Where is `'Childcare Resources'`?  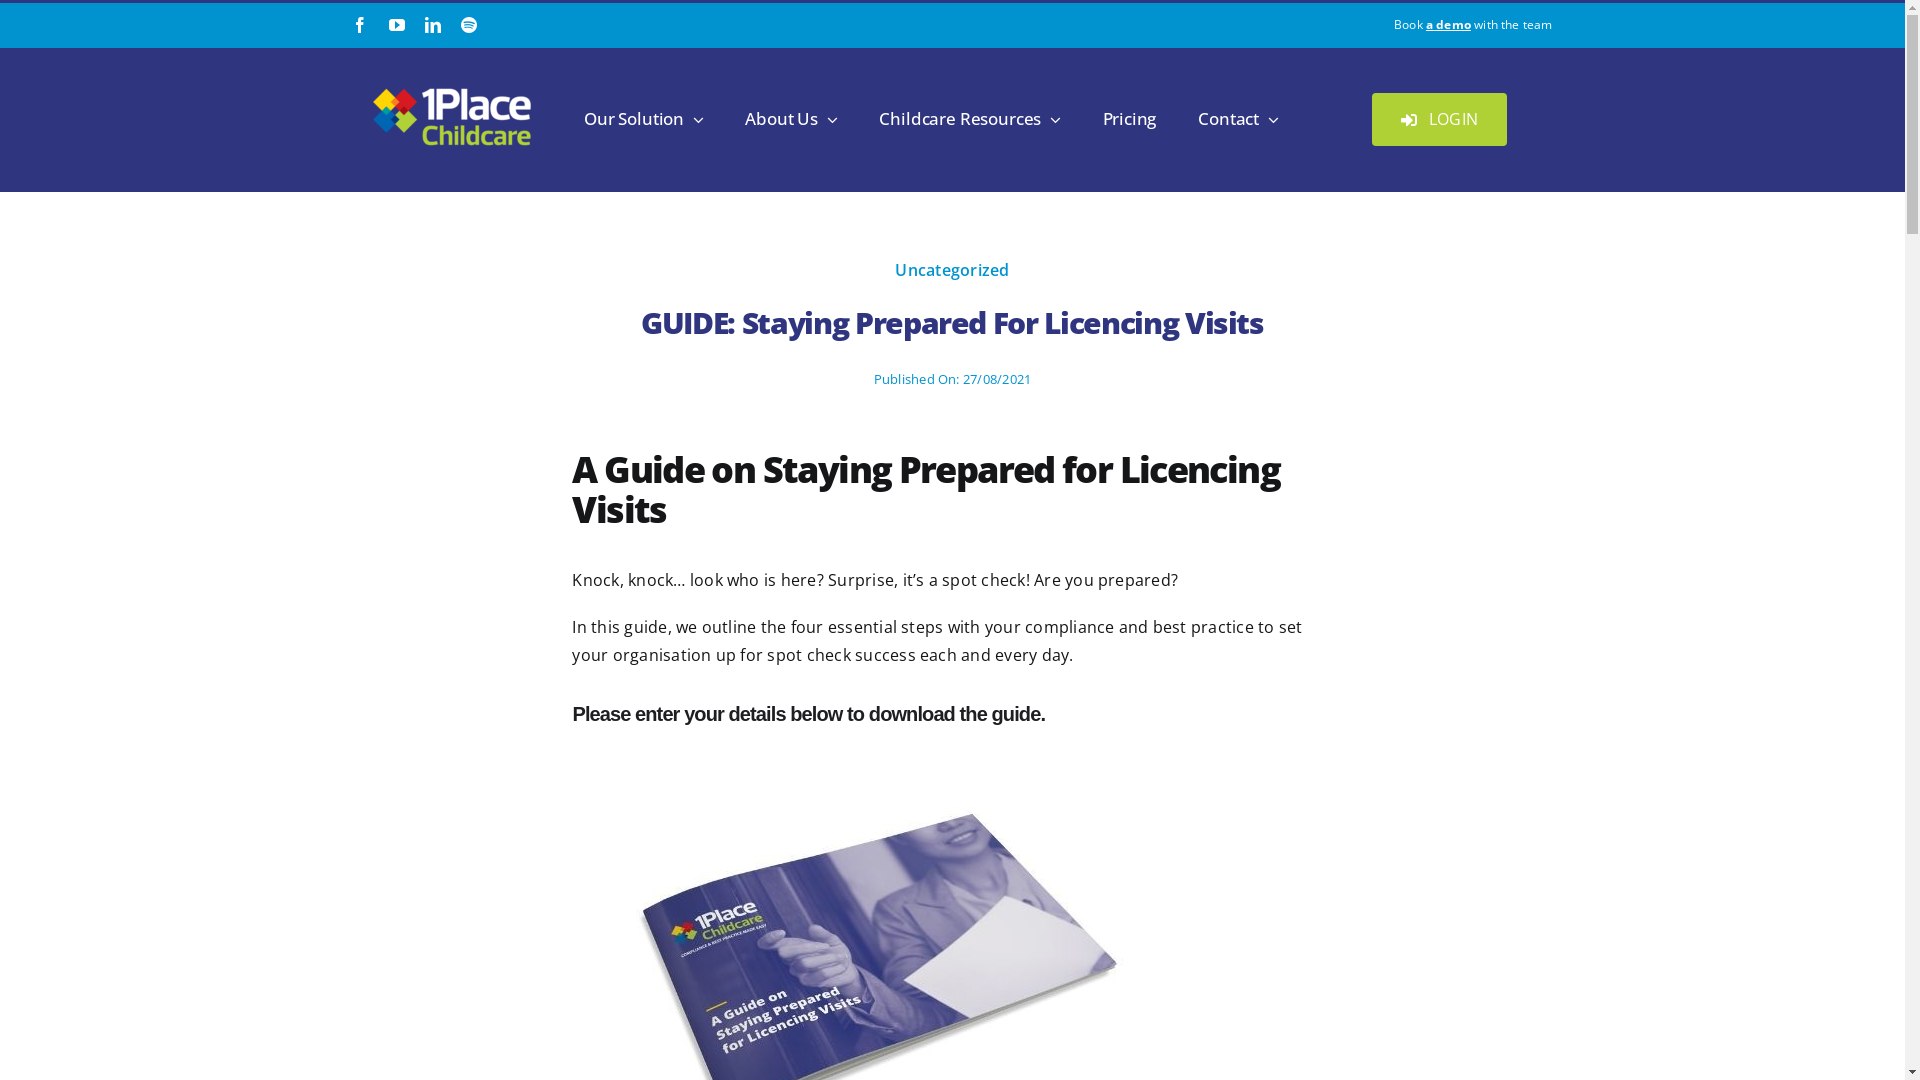 'Childcare Resources' is located at coordinates (969, 119).